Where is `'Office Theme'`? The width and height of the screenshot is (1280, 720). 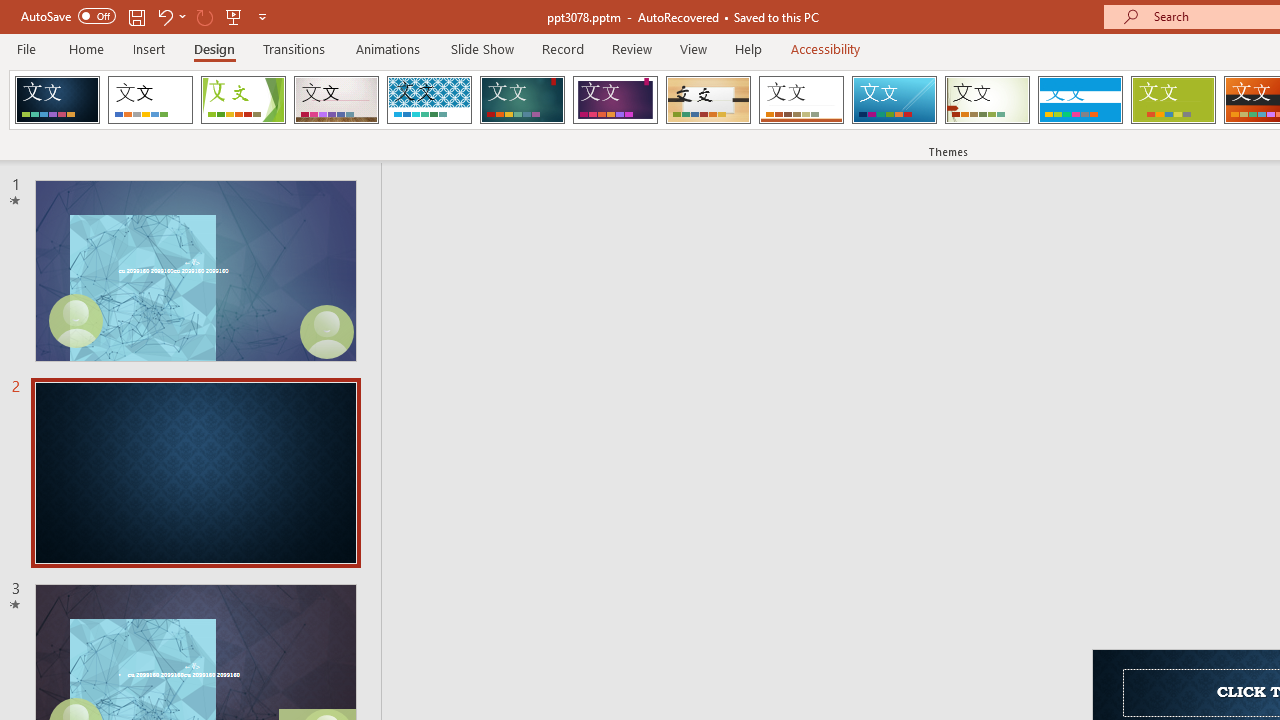
'Office Theme' is located at coordinates (149, 100).